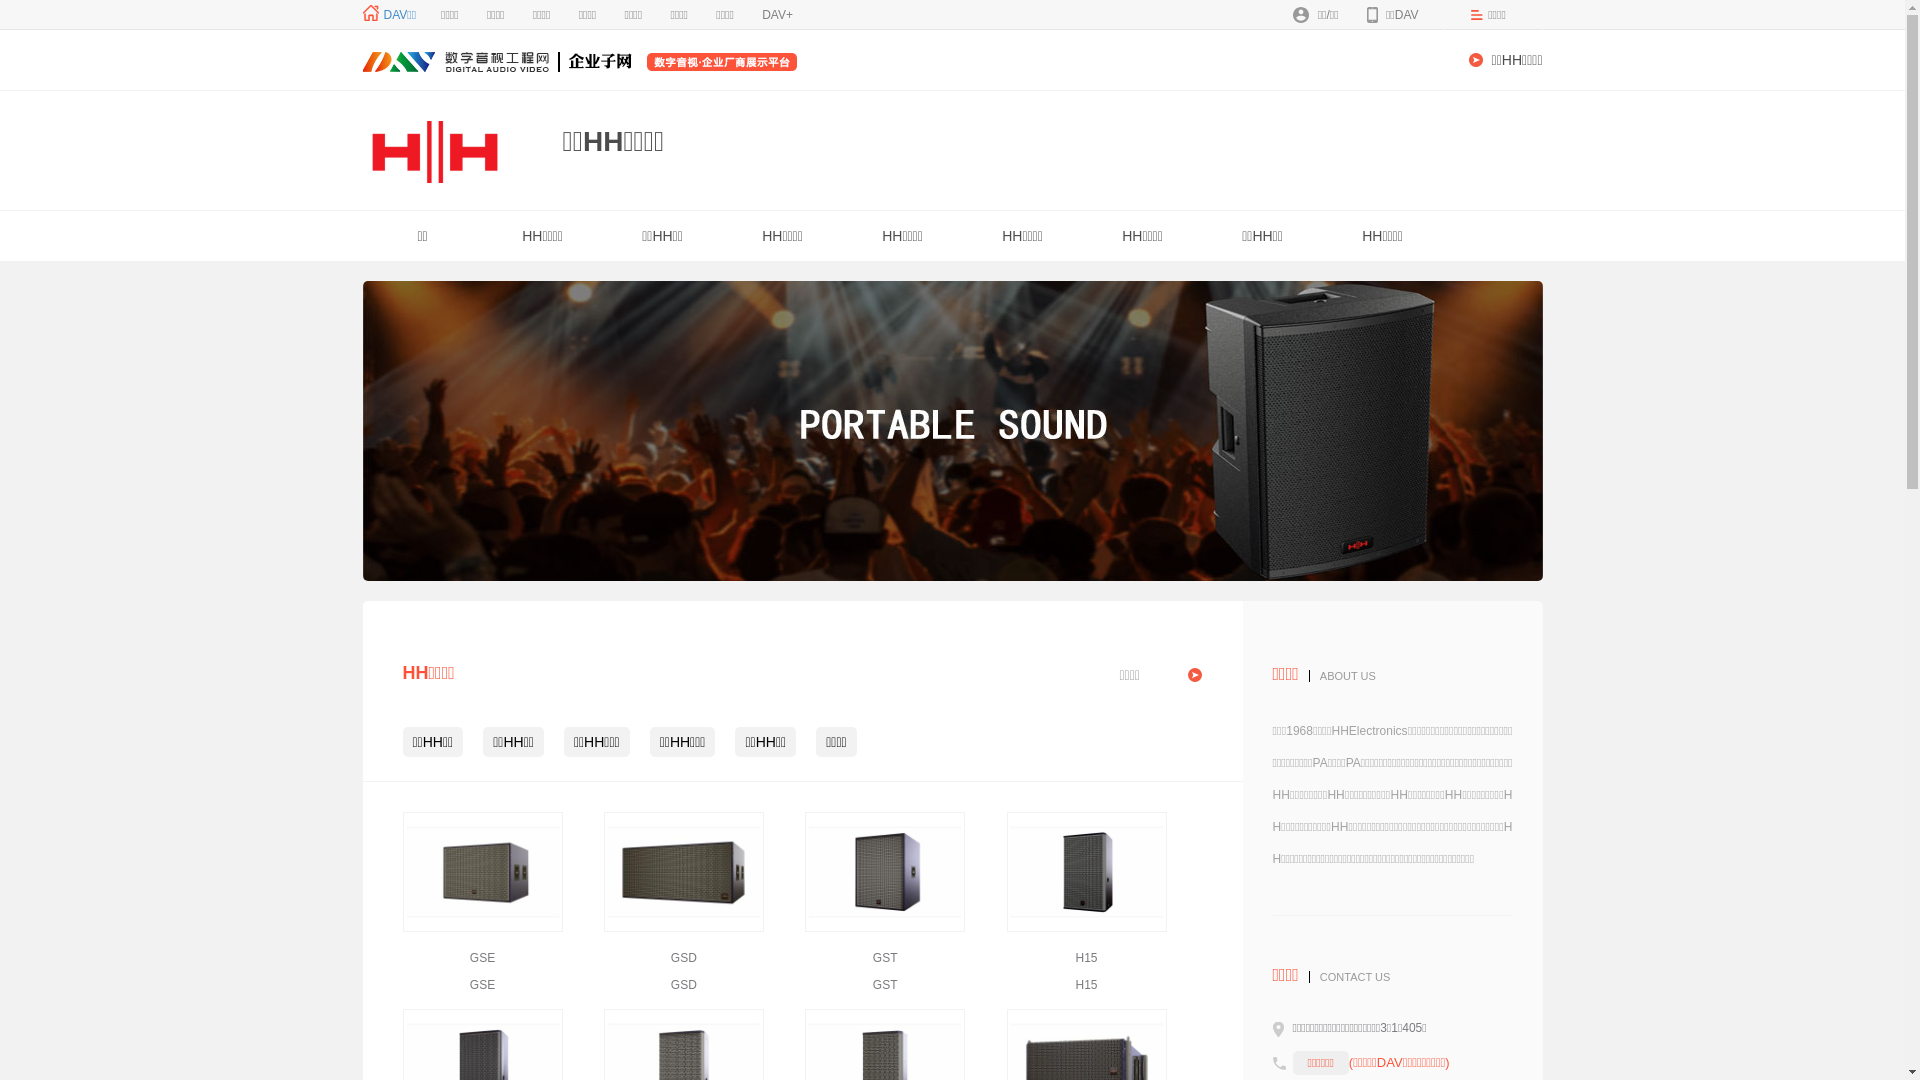 This screenshot has width=1920, height=1080. Describe the element at coordinates (776, 15) in the screenshot. I see `'DAV+'` at that location.